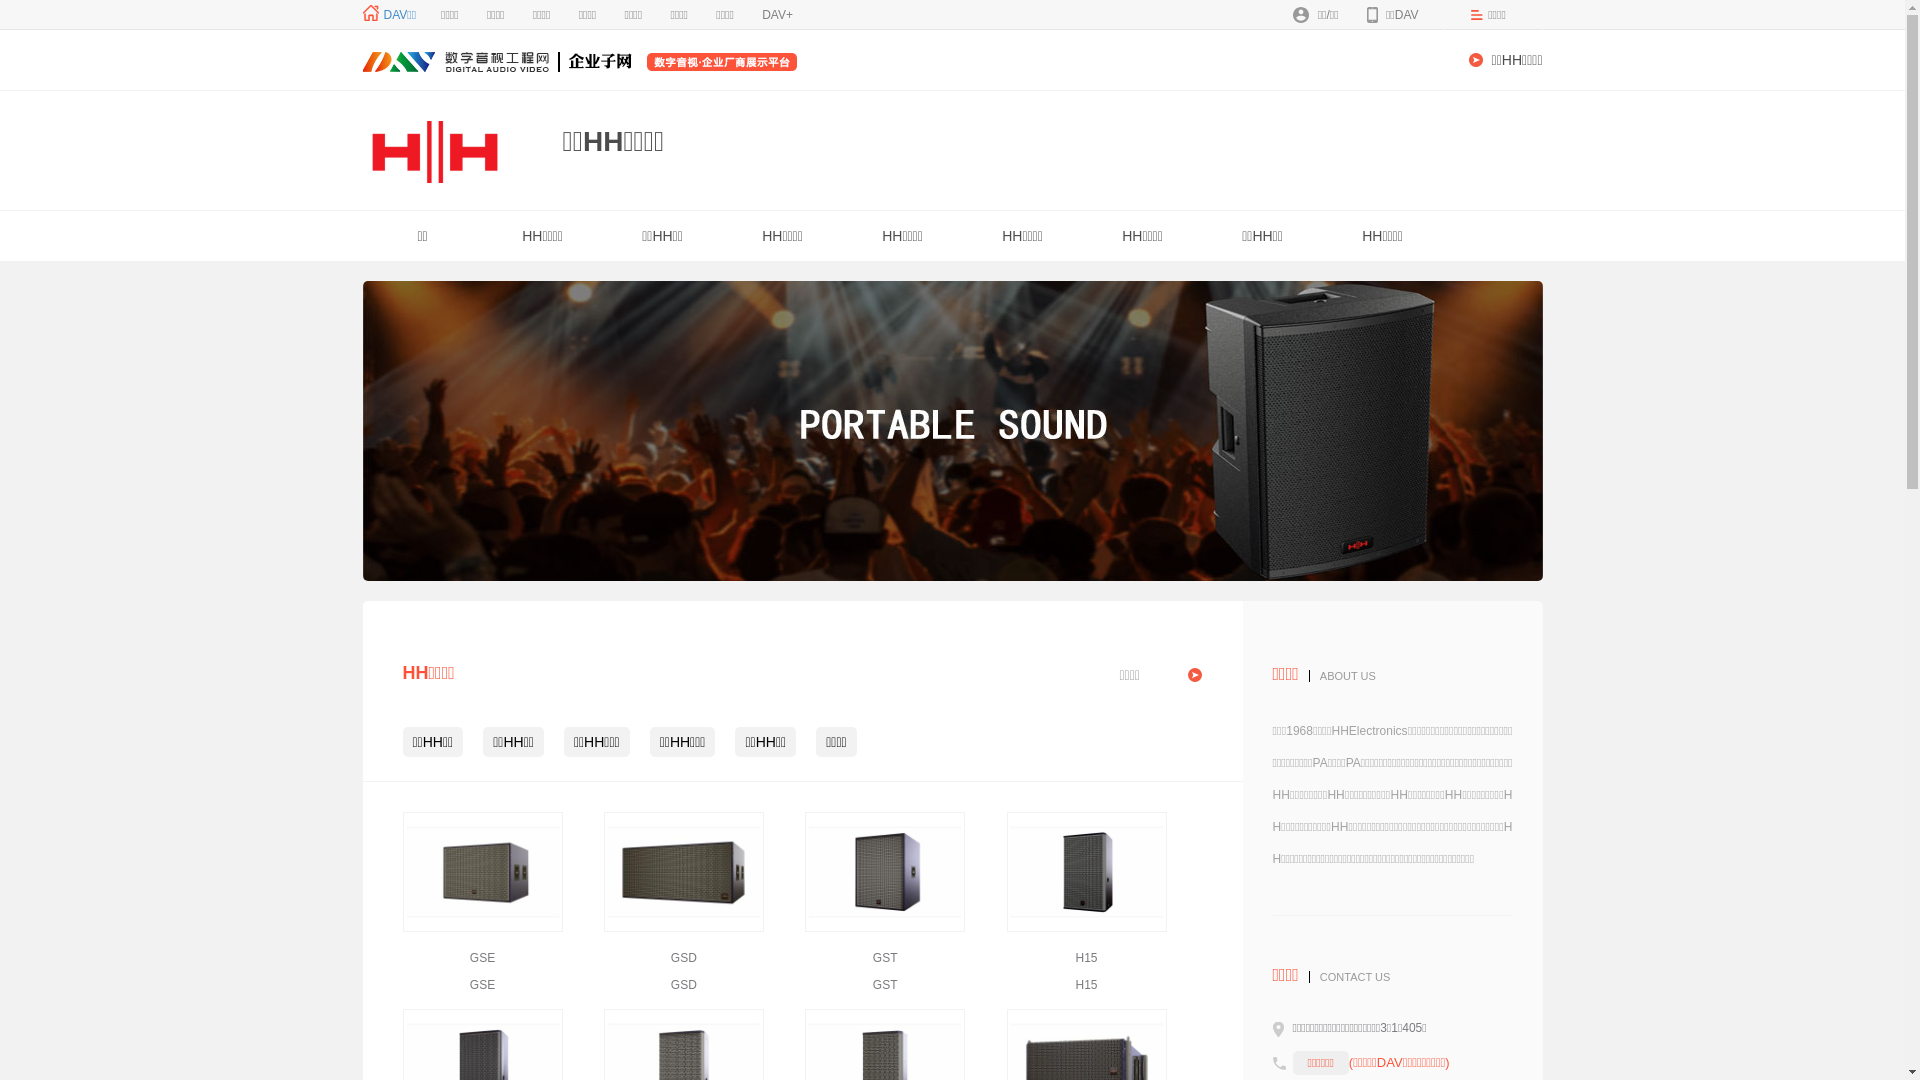 This screenshot has width=1920, height=1080. Describe the element at coordinates (776, 15) in the screenshot. I see `'DAV+'` at that location.